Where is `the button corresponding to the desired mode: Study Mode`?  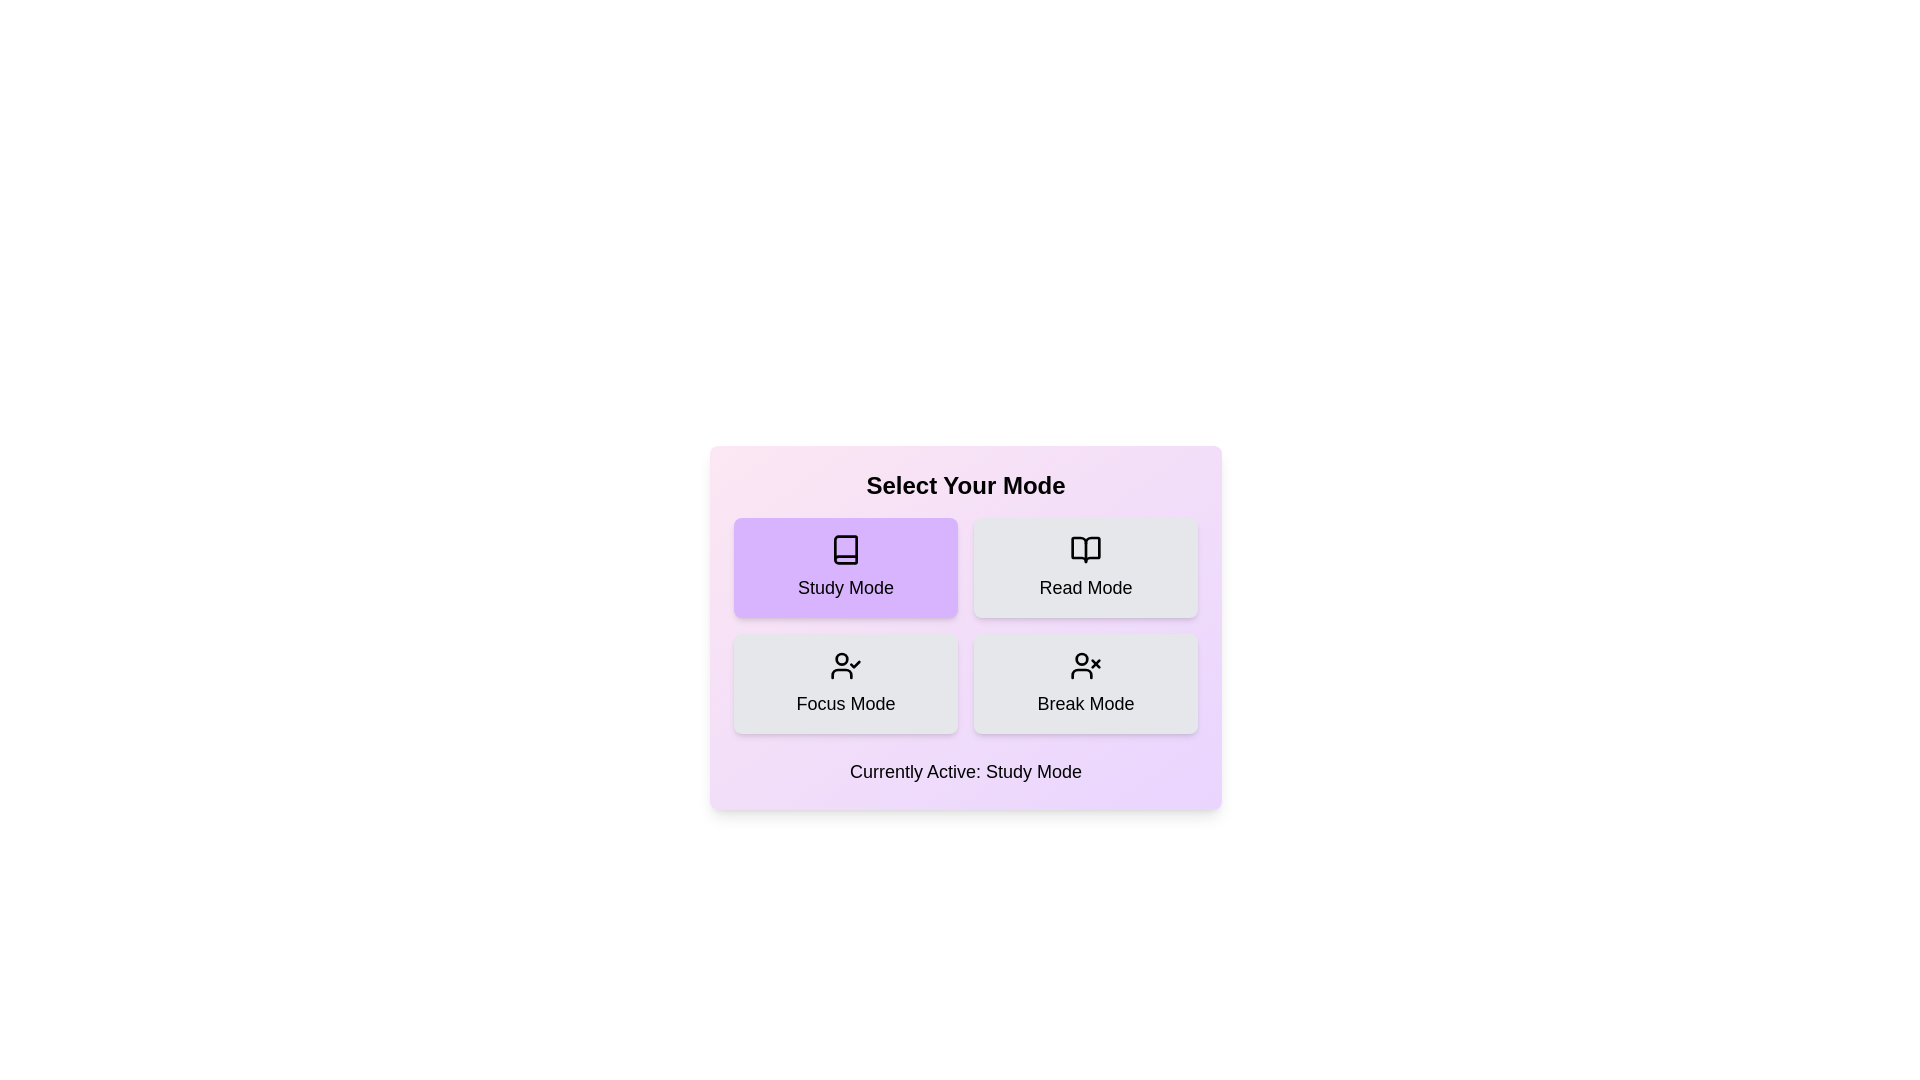 the button corresponding to the desired mode: Study Mode is located at coordinates (845, 567).